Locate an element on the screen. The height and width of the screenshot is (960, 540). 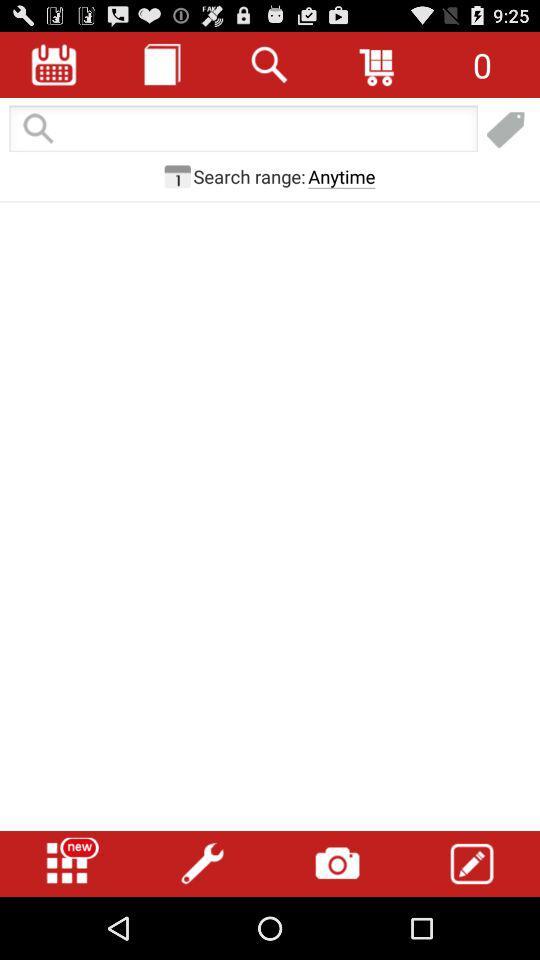
bookmarks is located at coordinates (505, 129).